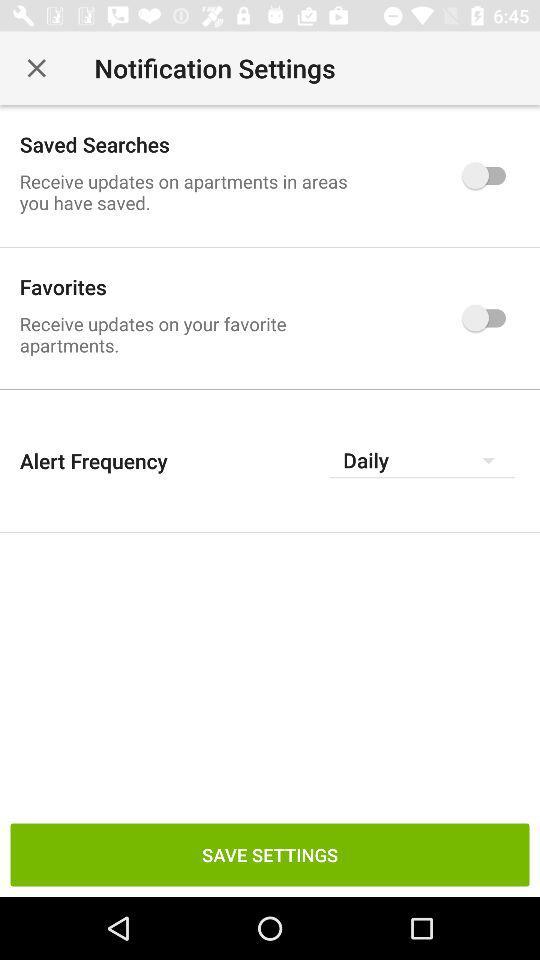  Describe the element at coordinates (488, 318) in the screenshot. I see `updates on favorite apartments` at that location.